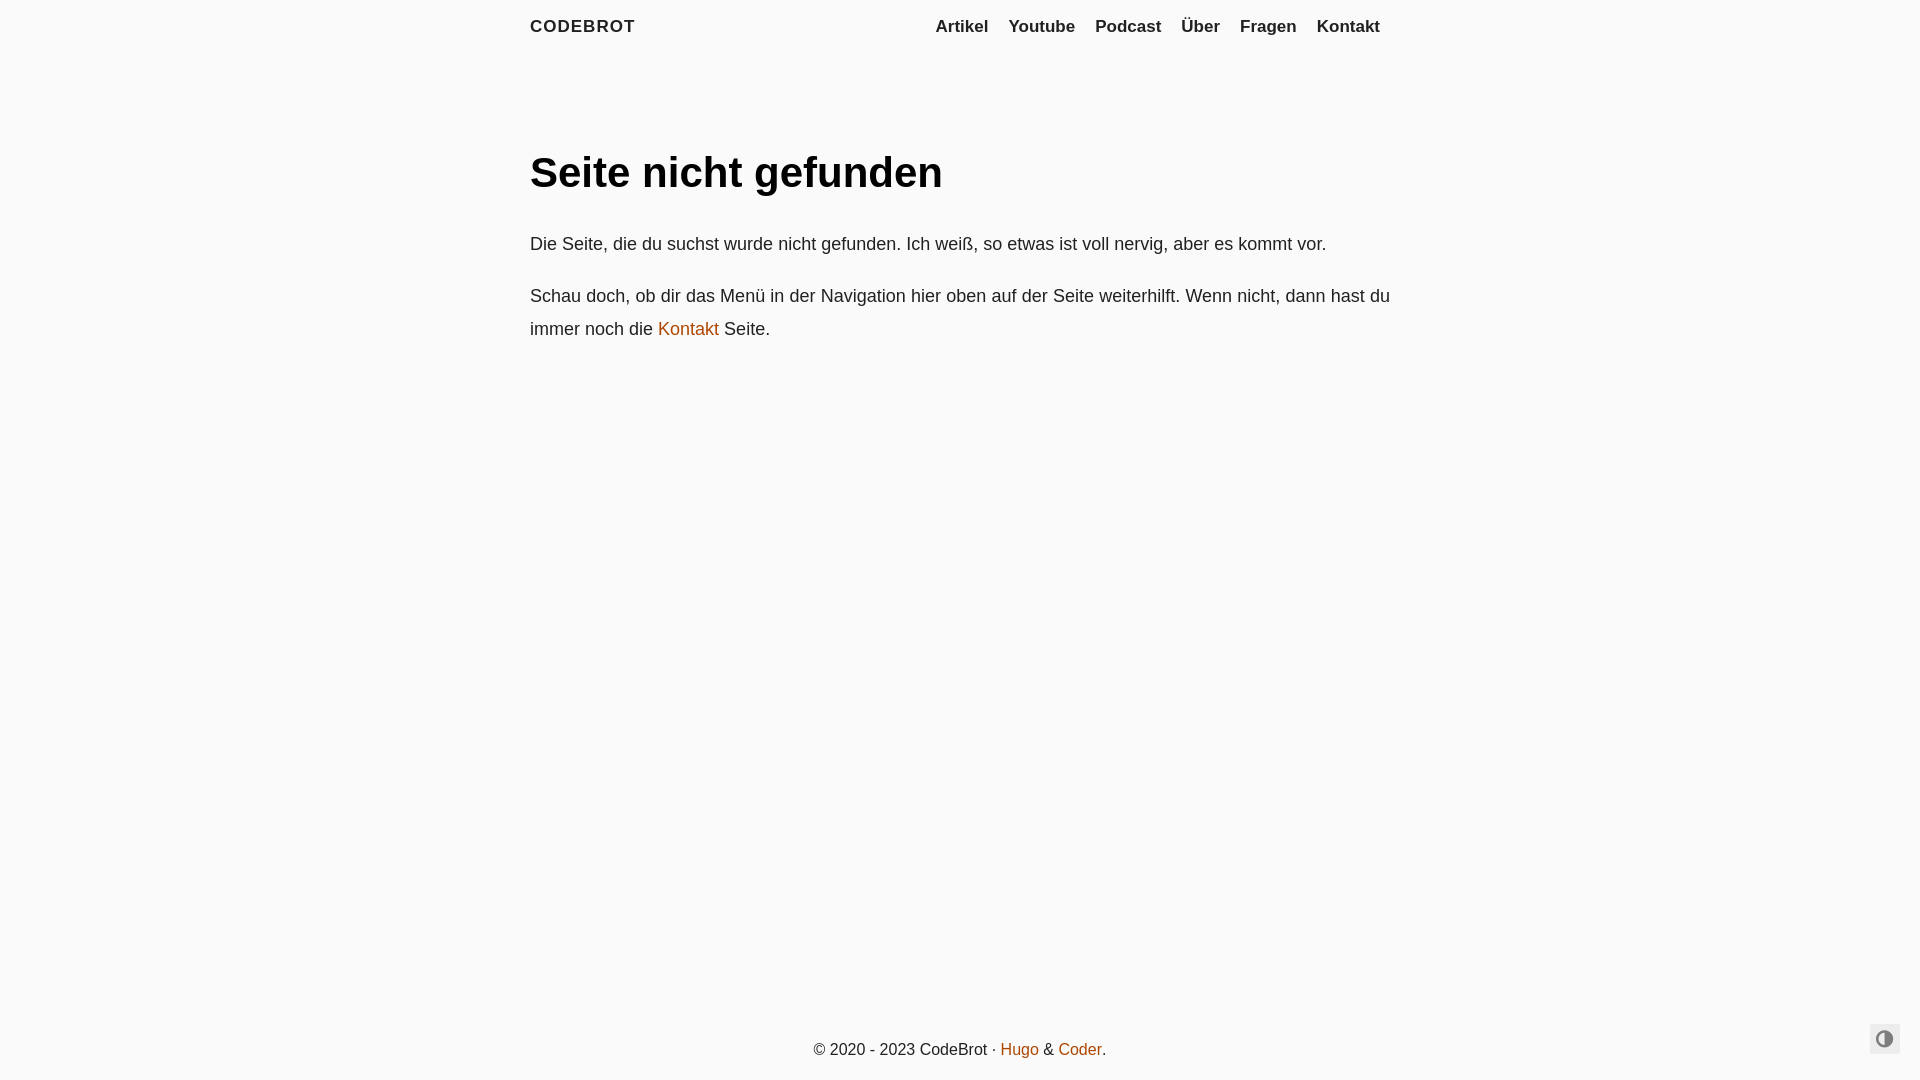  I want to click on 'Artikel', so click(962, 26).